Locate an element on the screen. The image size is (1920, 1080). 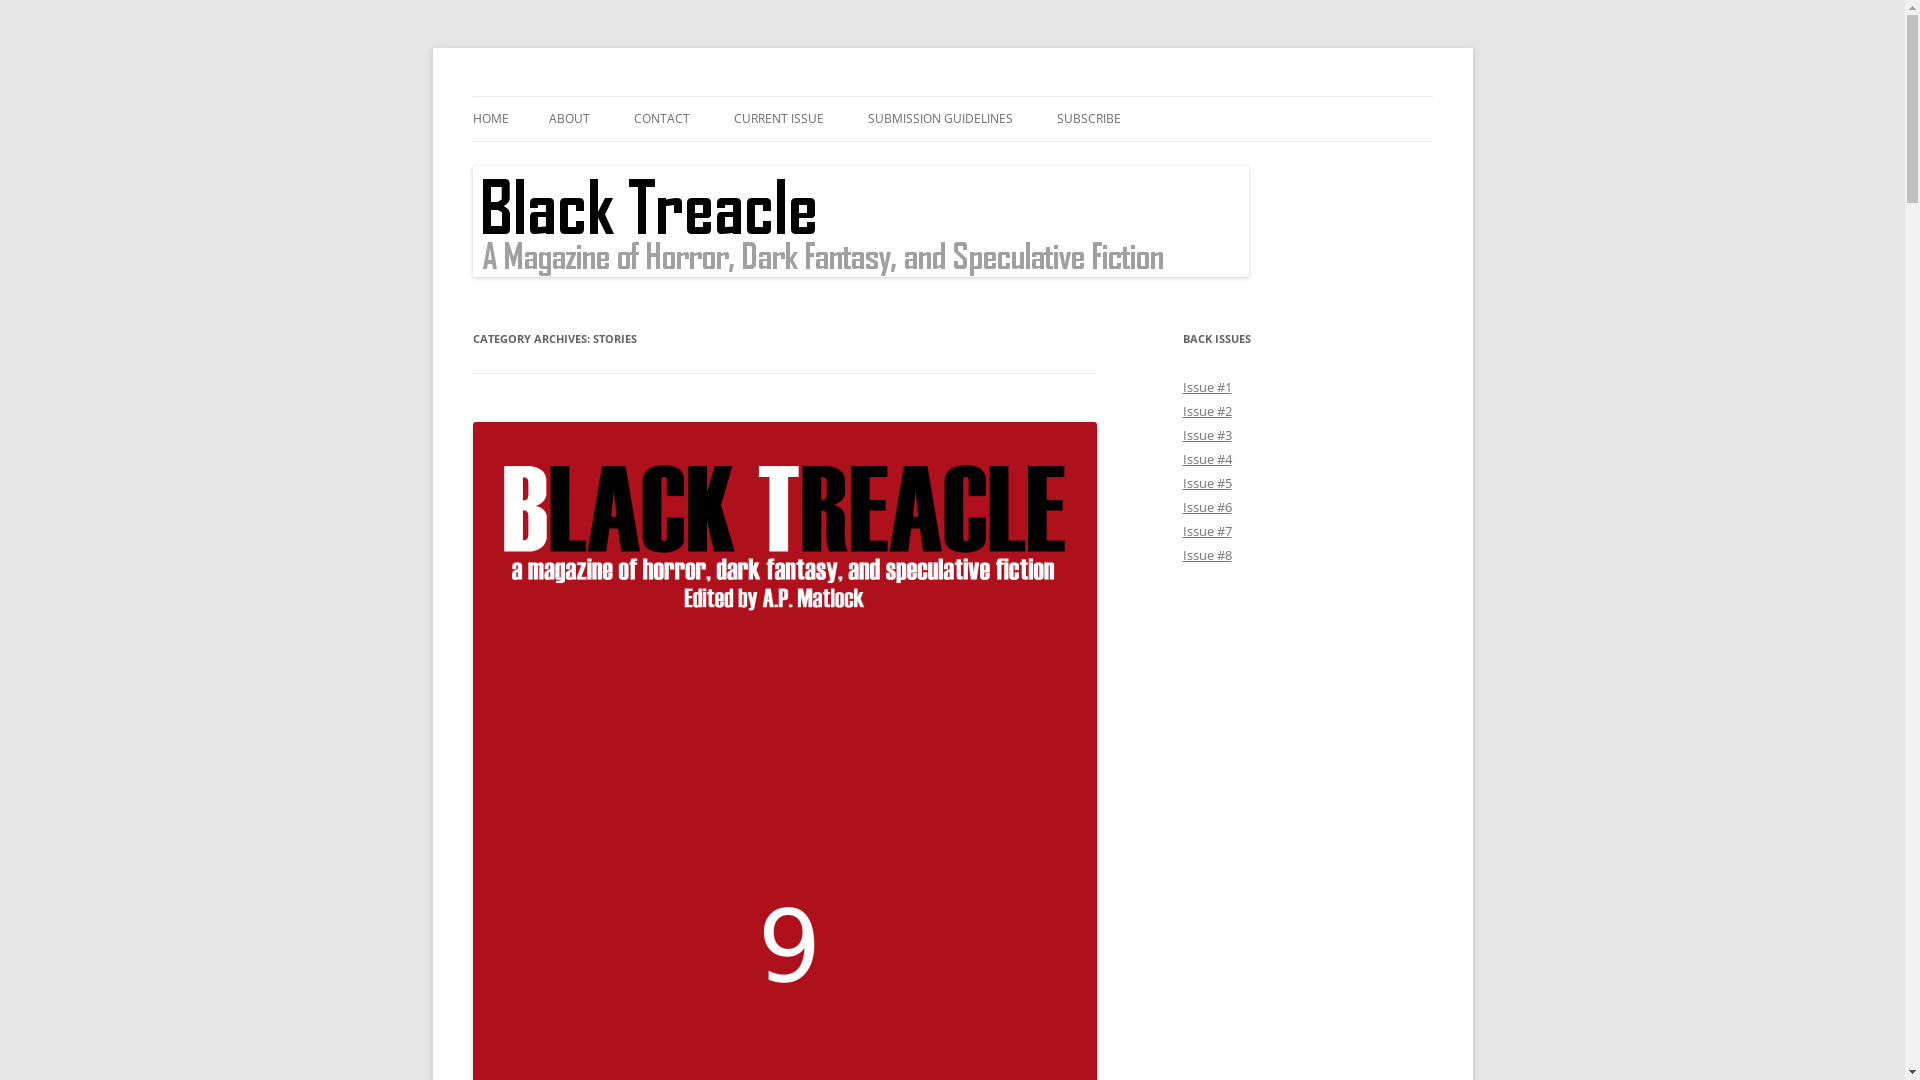
'Issue #7' is located at coordinates (1205, 530).